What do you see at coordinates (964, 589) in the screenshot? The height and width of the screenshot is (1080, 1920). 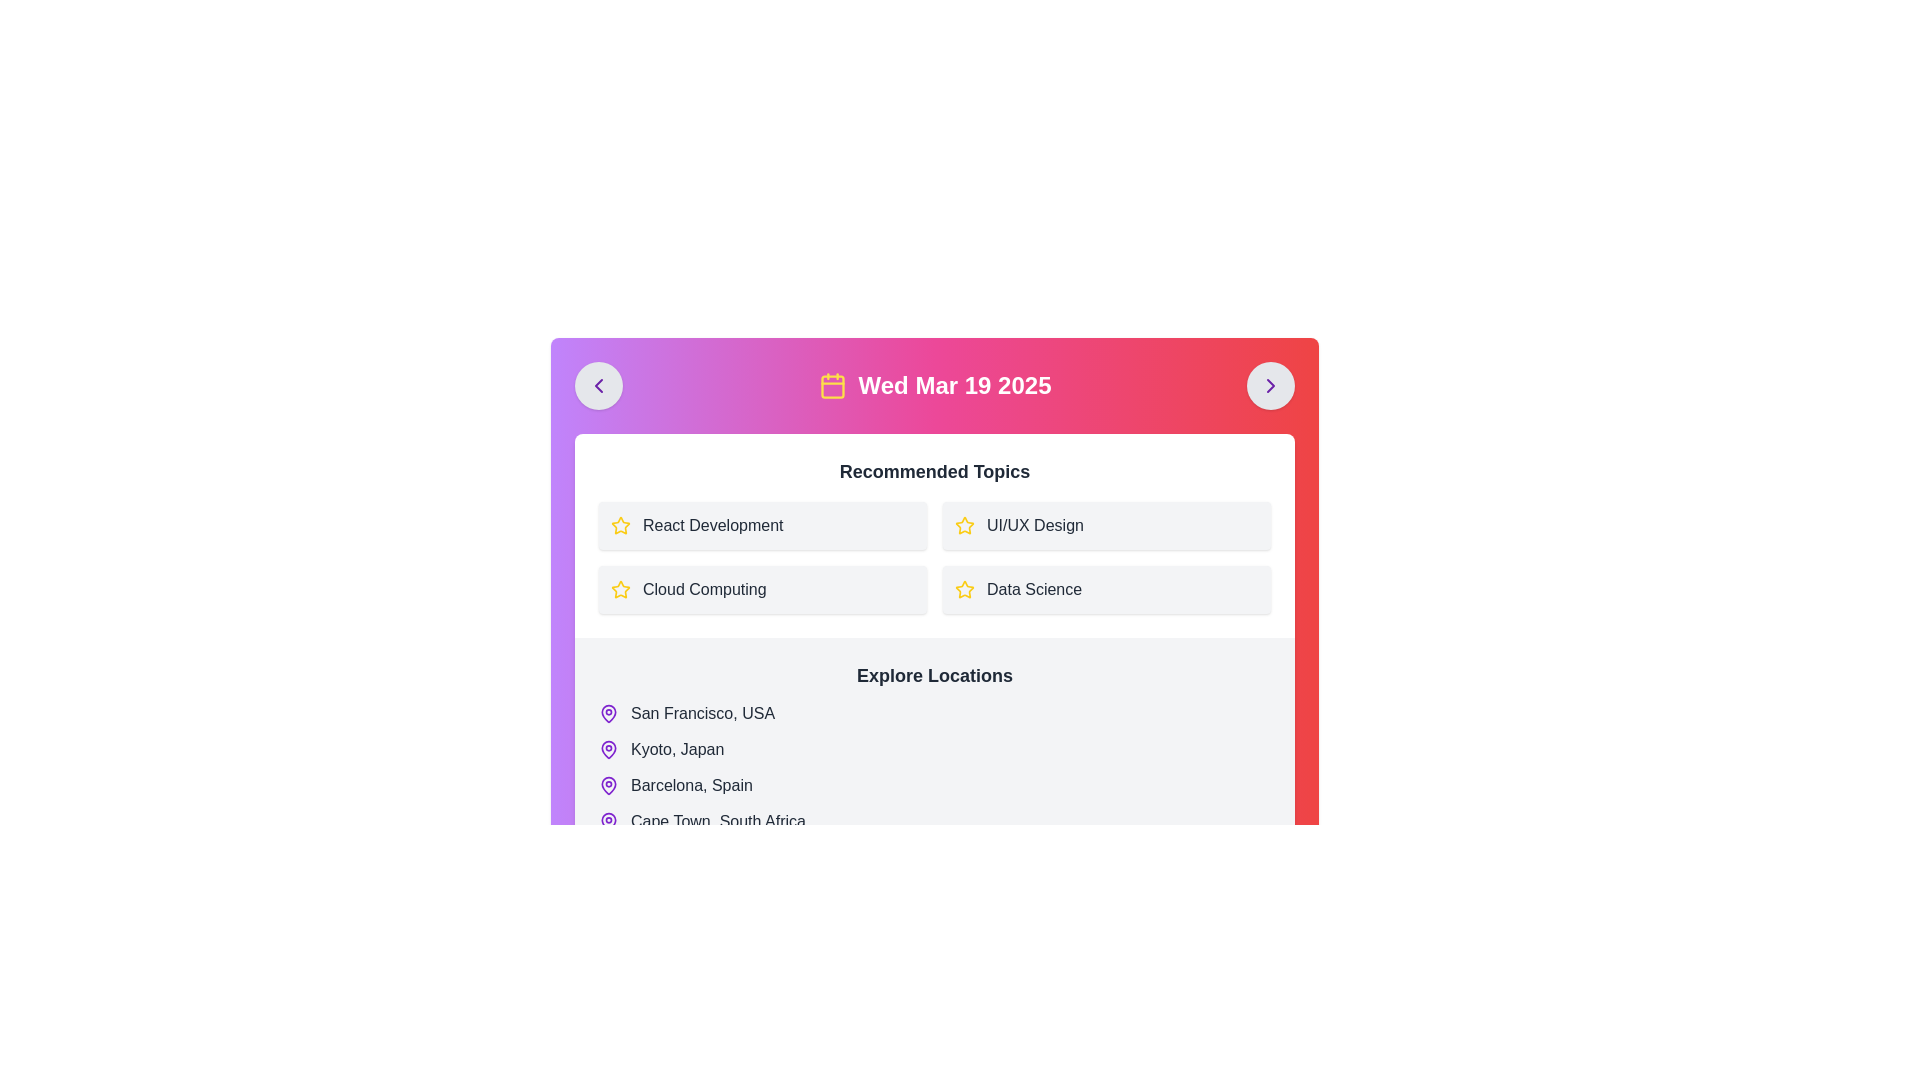 I see `the star icon located in the recommendation section next to the 'Data Science' label, which serves as an indicator for marking the importance of the associated item` at bounding box center [964, 589].